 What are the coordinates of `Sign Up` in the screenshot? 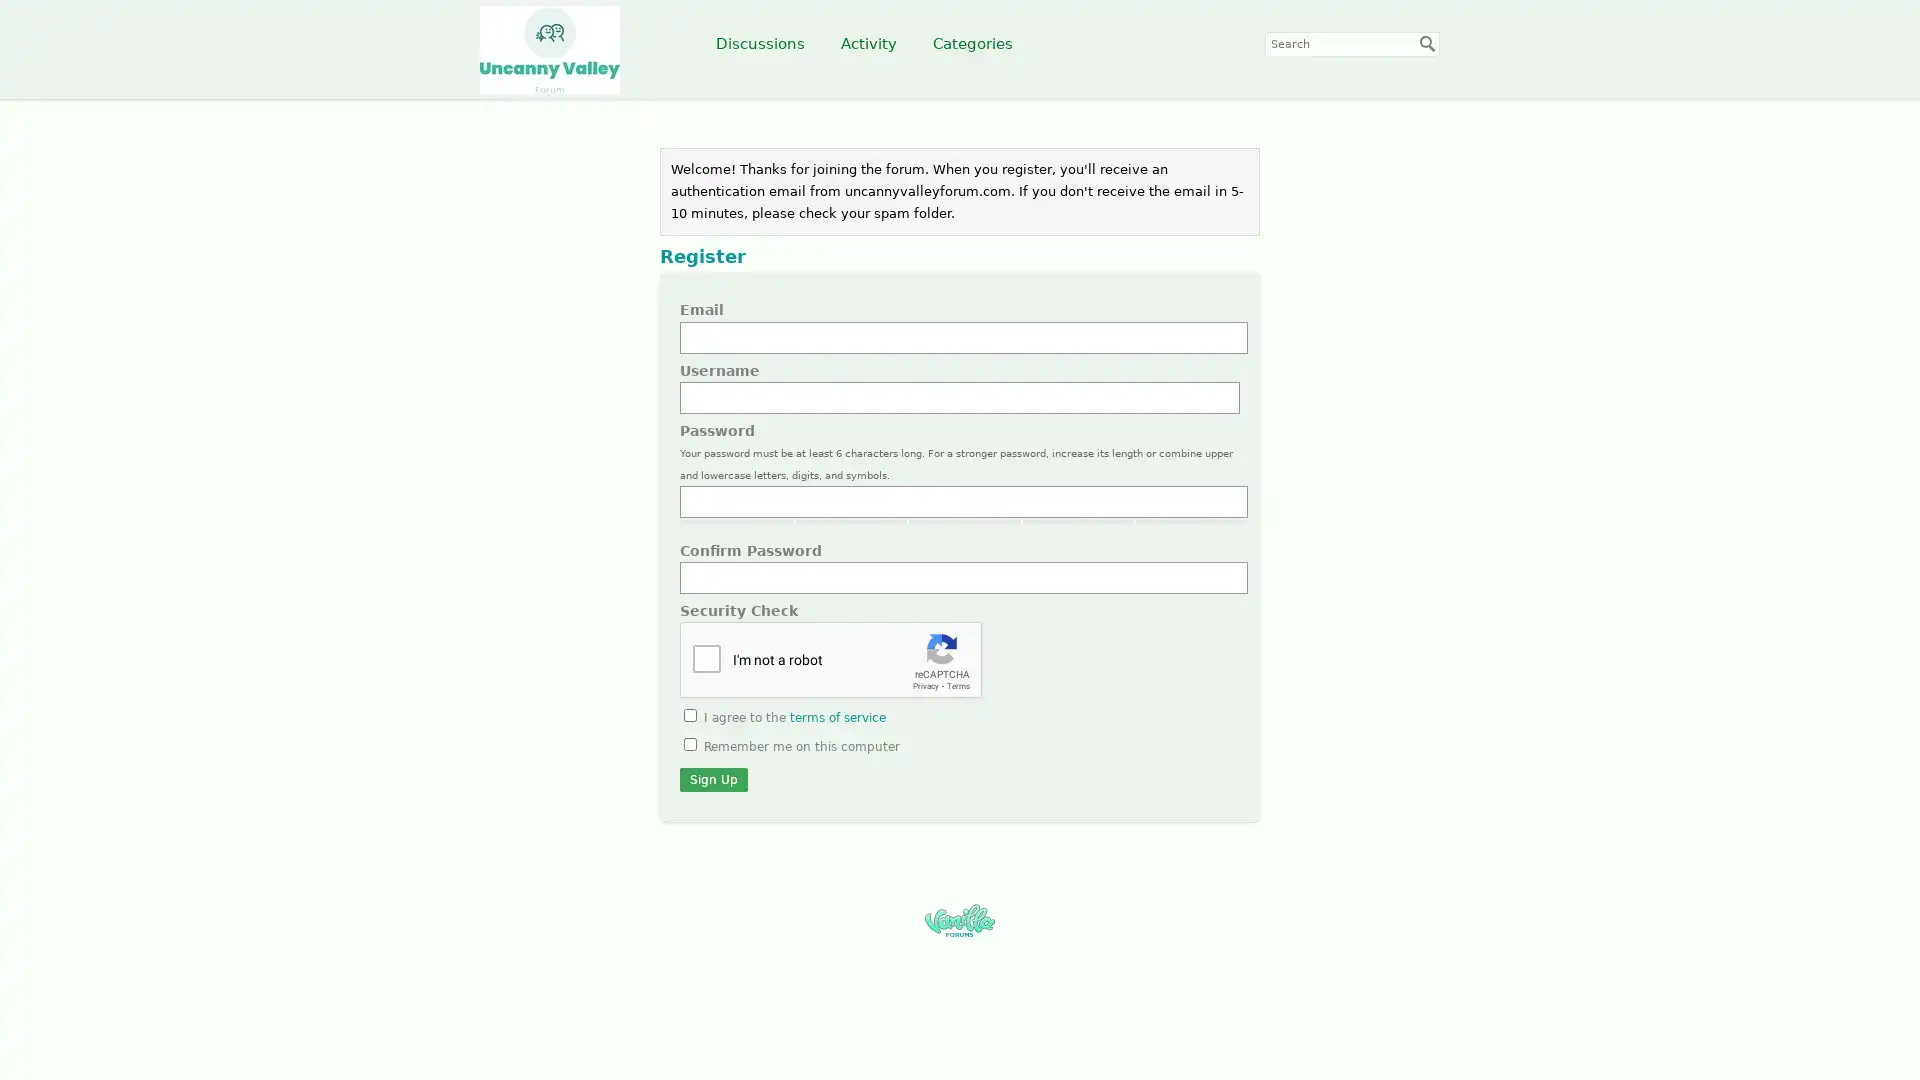 It's located at (714, 778).